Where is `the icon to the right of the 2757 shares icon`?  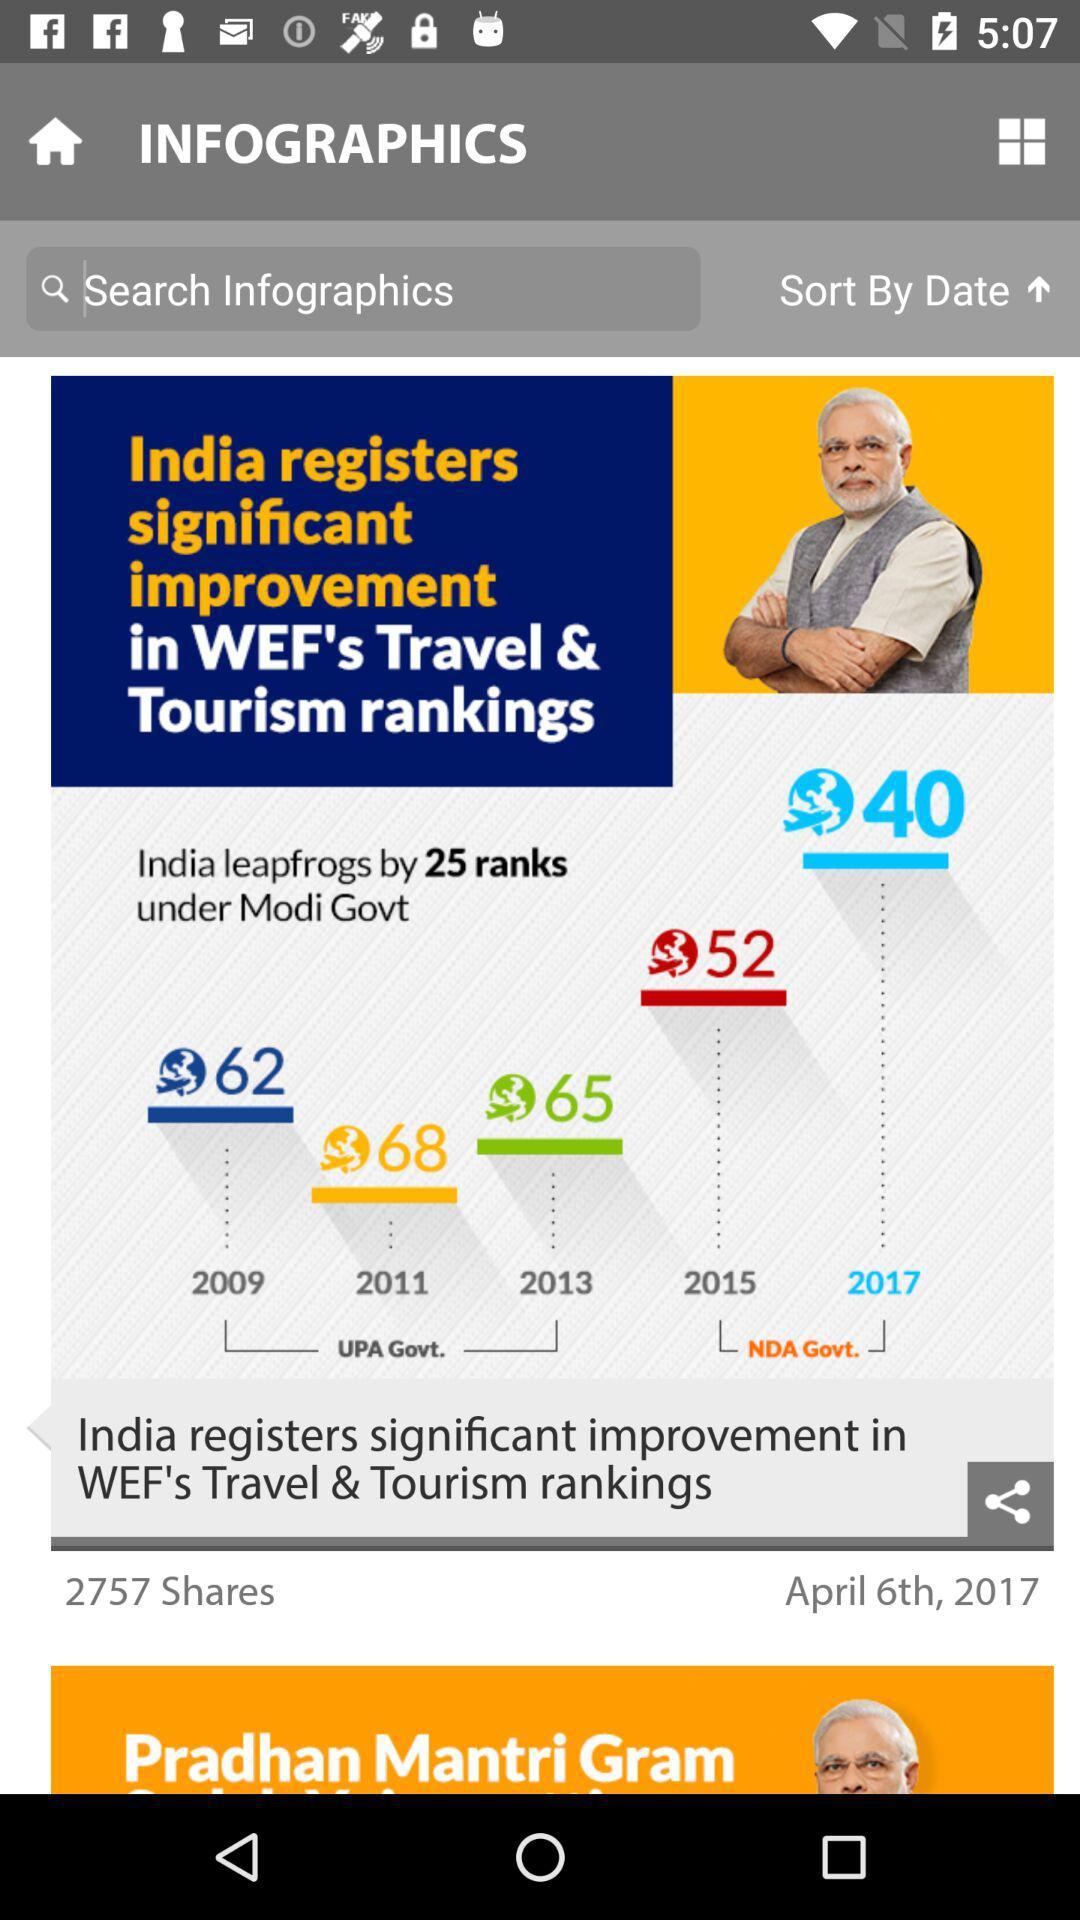 the icon to the right of the 2757 shares icon is located at coordinates (912, 1588).